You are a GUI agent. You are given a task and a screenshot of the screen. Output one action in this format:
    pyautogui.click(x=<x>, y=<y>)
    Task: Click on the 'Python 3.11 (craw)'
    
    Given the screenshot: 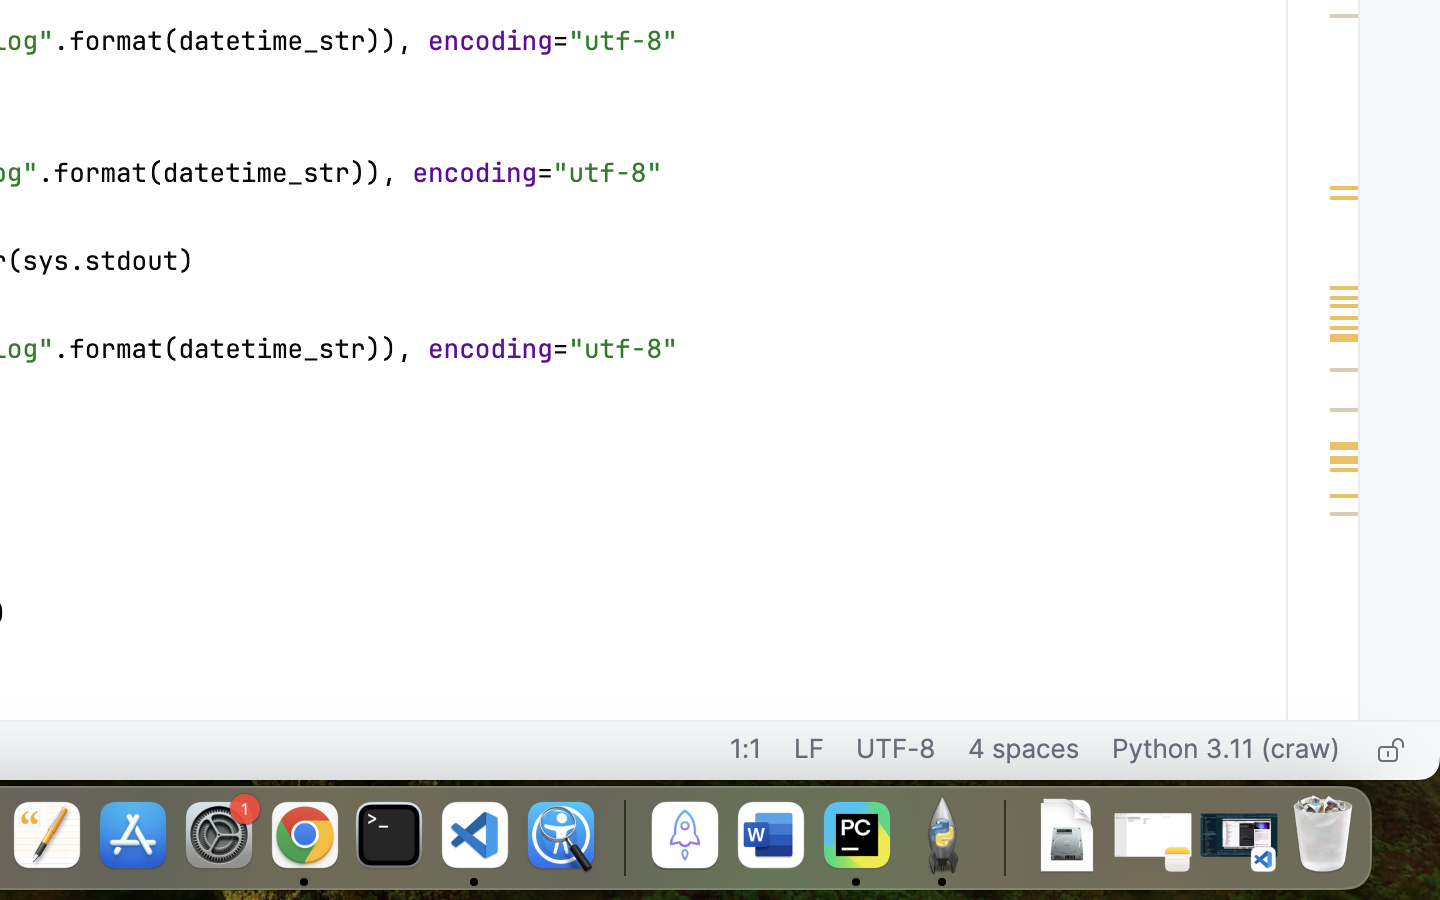 What is the action you would take?
    pyautogui.click(x=1225, y=749)
    